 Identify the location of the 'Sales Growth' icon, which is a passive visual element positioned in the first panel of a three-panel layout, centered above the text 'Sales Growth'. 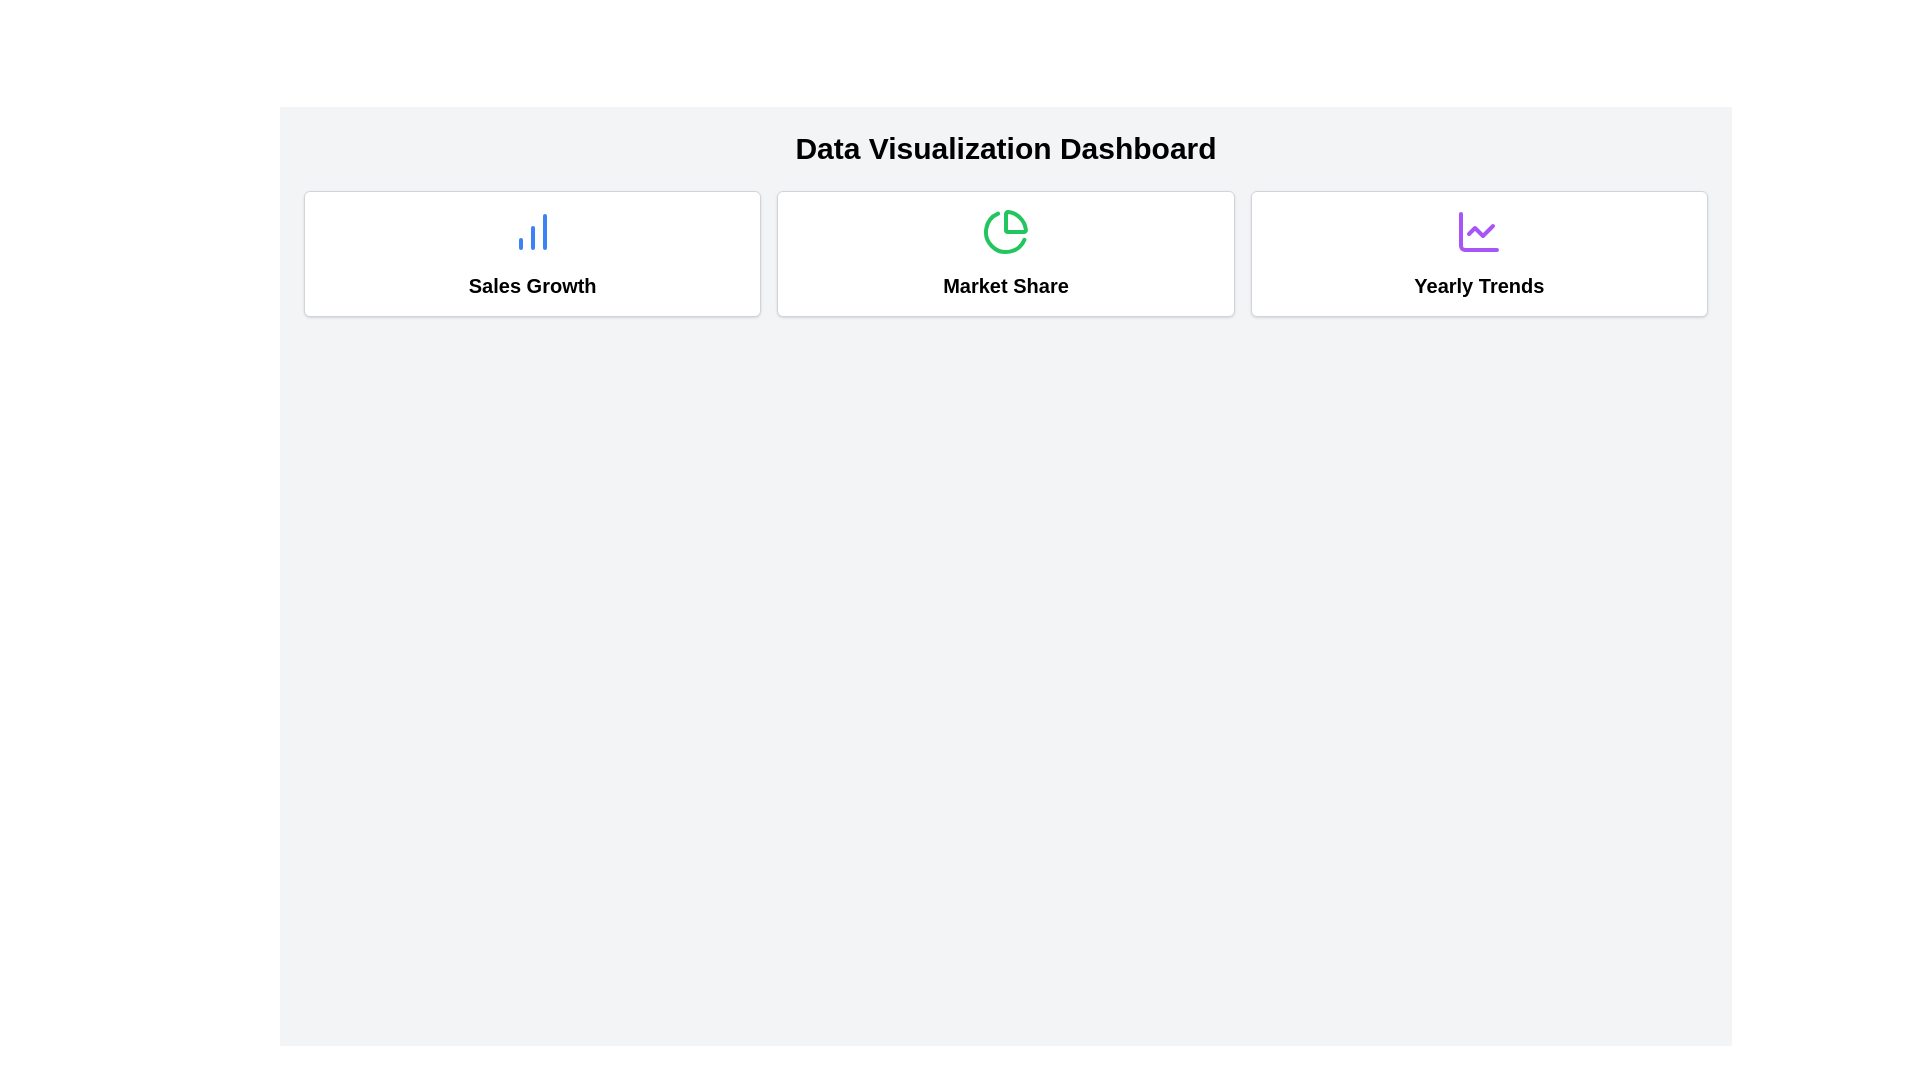
(532, 230).